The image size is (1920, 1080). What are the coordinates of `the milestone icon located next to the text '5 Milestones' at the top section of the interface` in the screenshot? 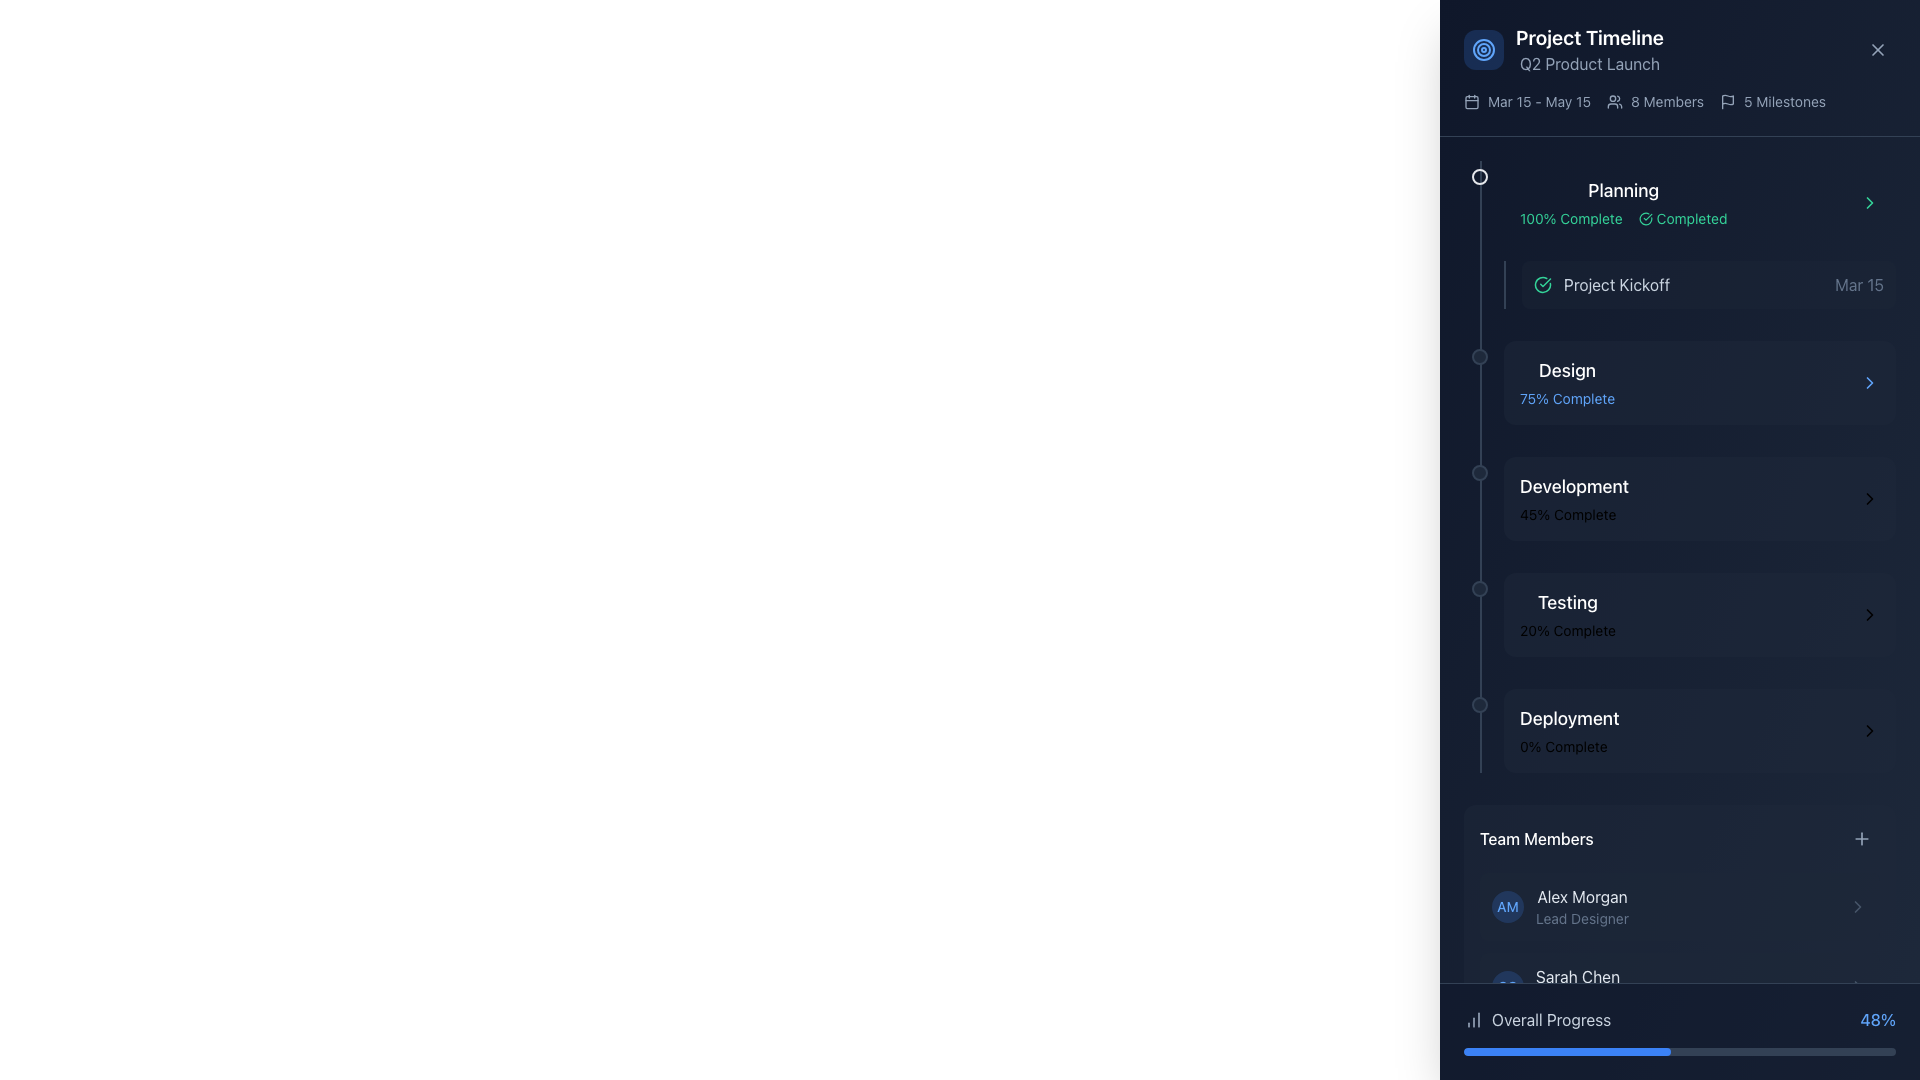 It's located at (1727, 101).